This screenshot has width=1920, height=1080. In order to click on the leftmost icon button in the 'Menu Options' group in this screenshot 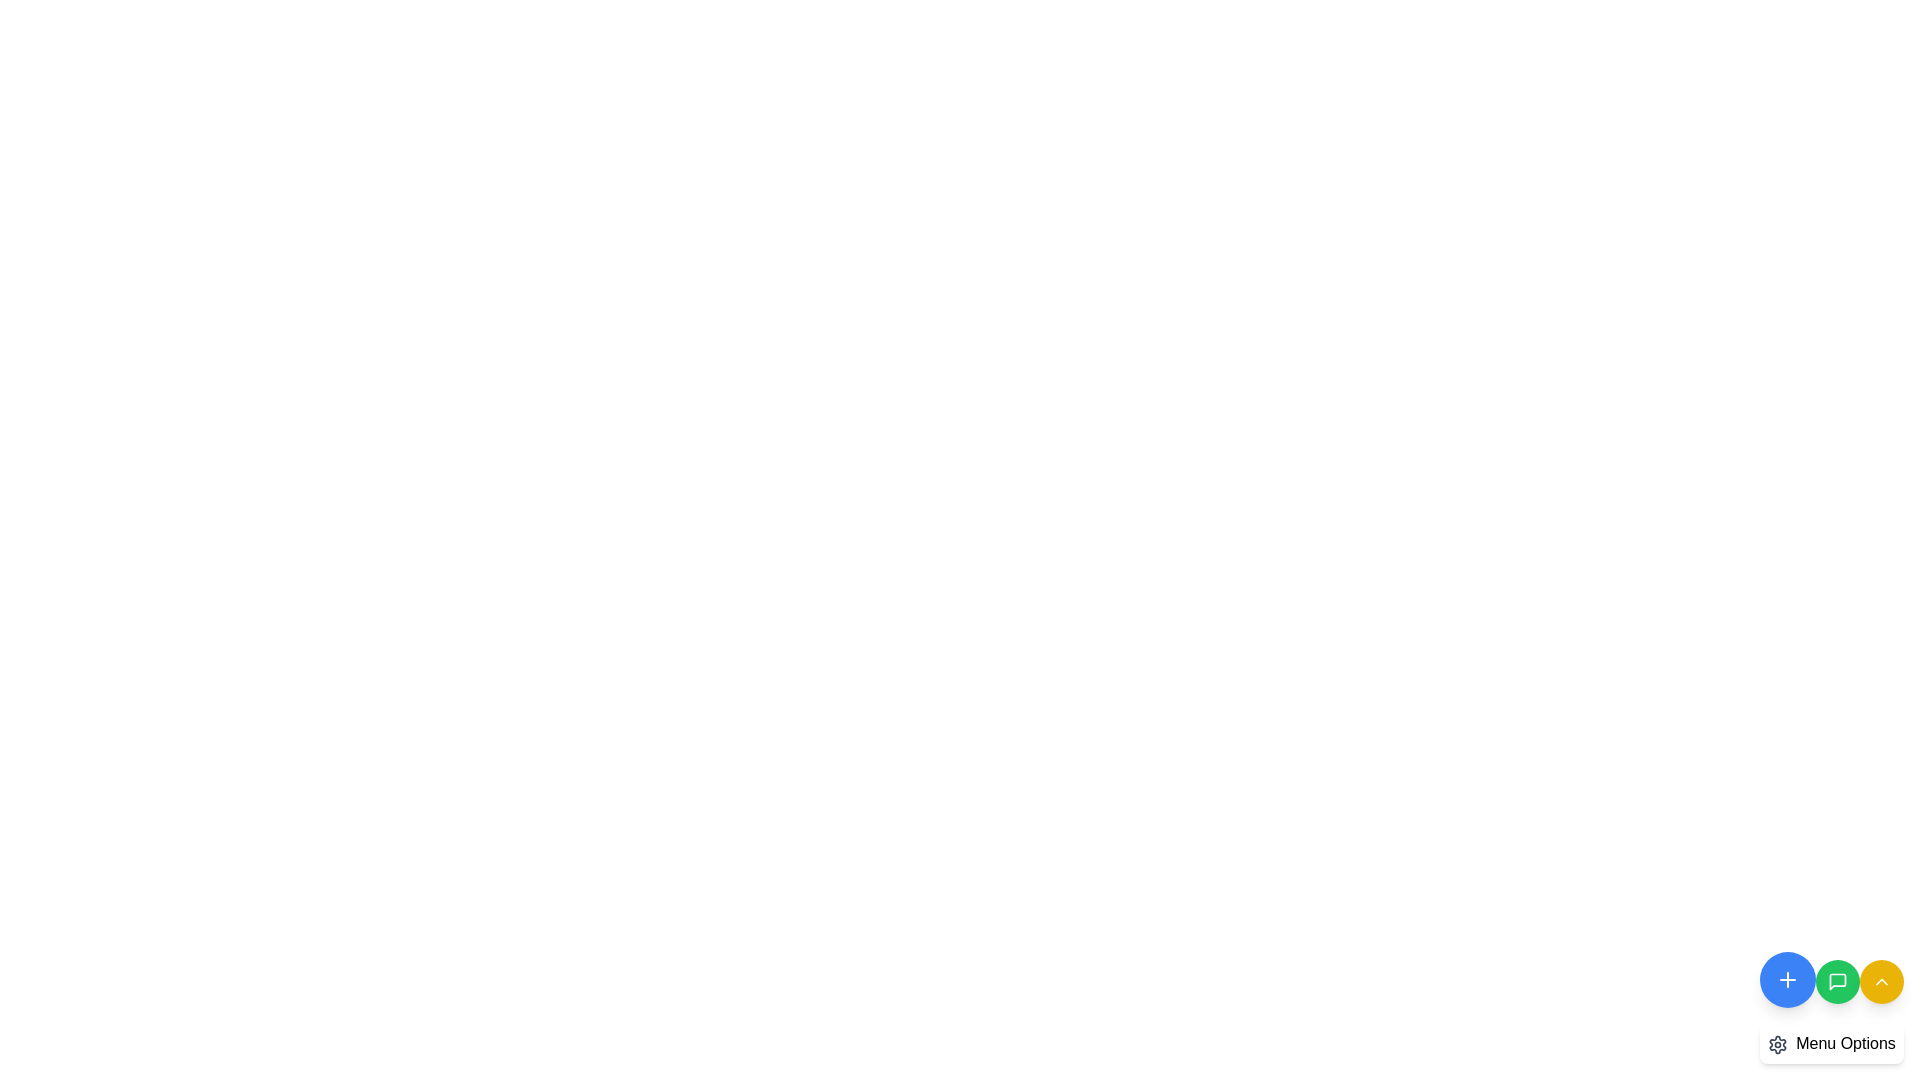, I will do `click(1778, 1043)`.